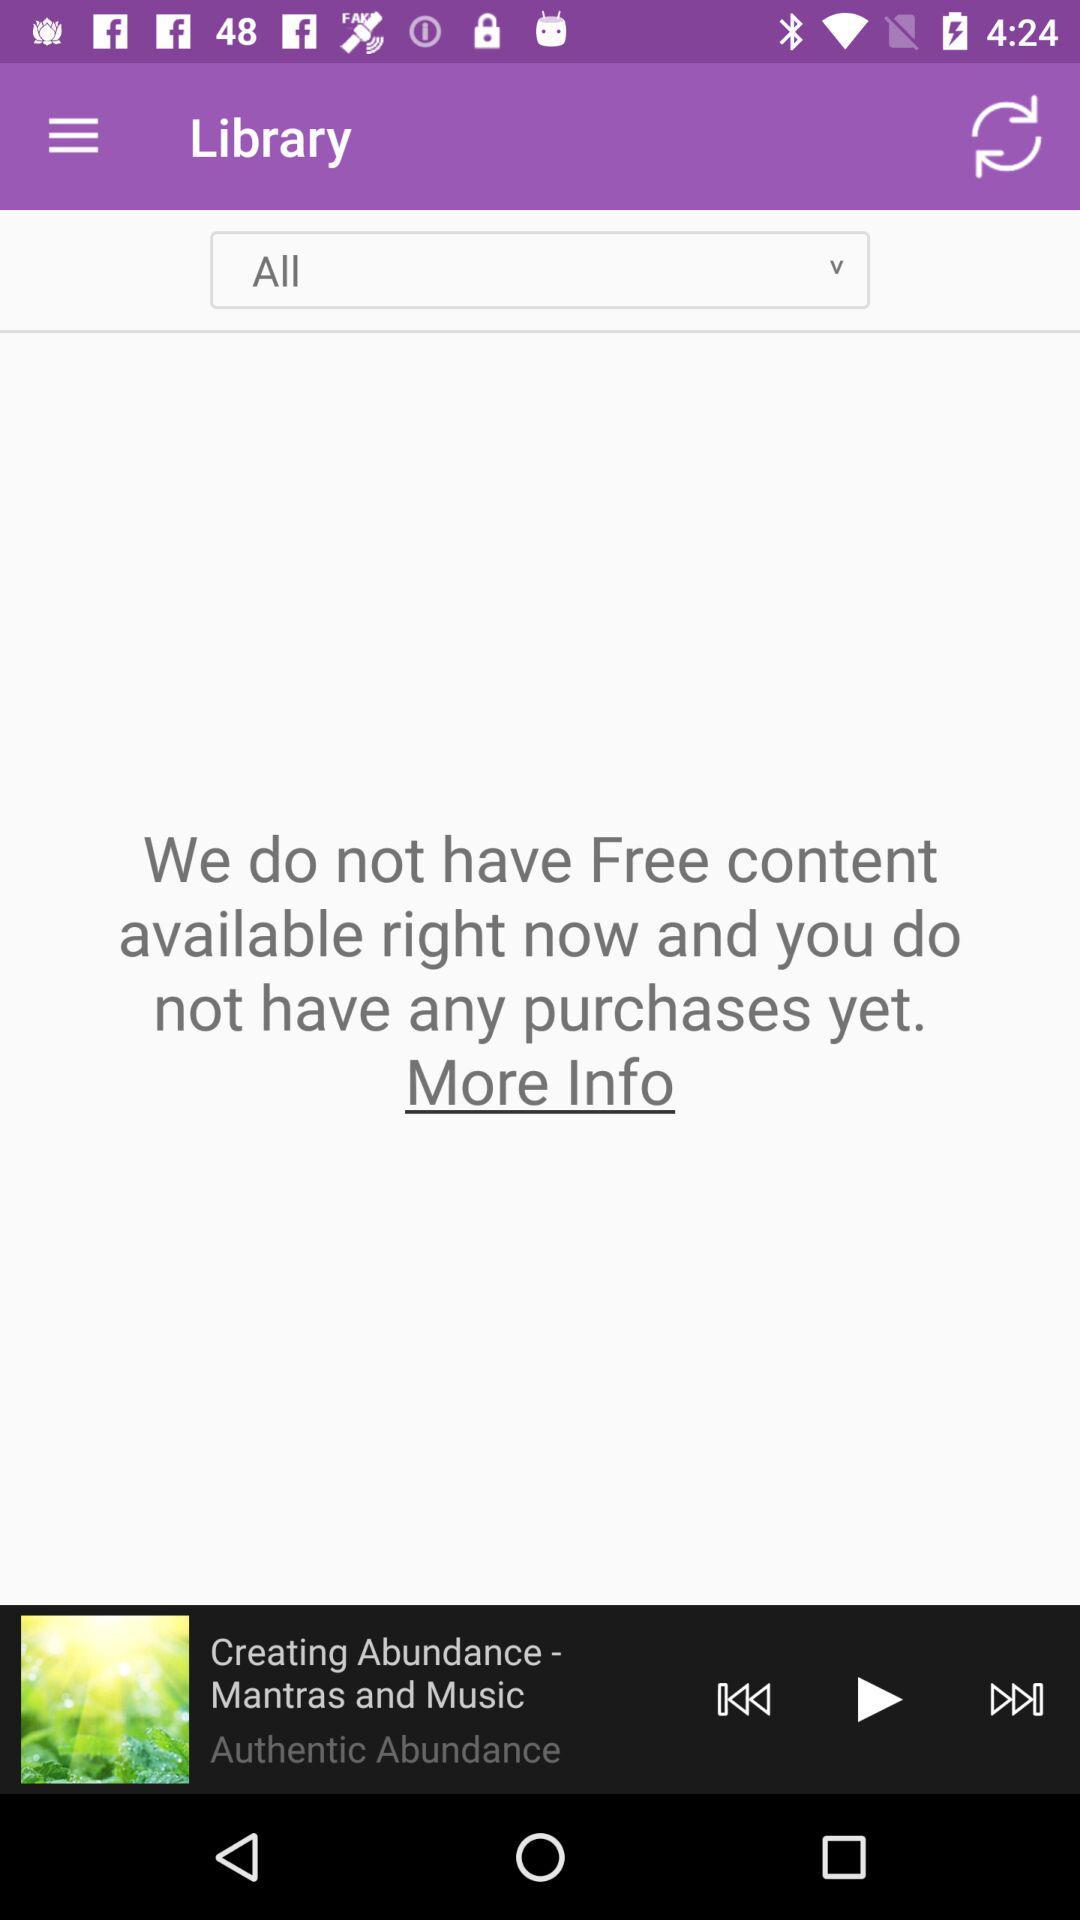 This screenshot has height=1920, width=1080. What do you see at coordinates (1017, 1698) in the screenshot?
I see `the skip_next icon` at bounding box center [1017, 1698].